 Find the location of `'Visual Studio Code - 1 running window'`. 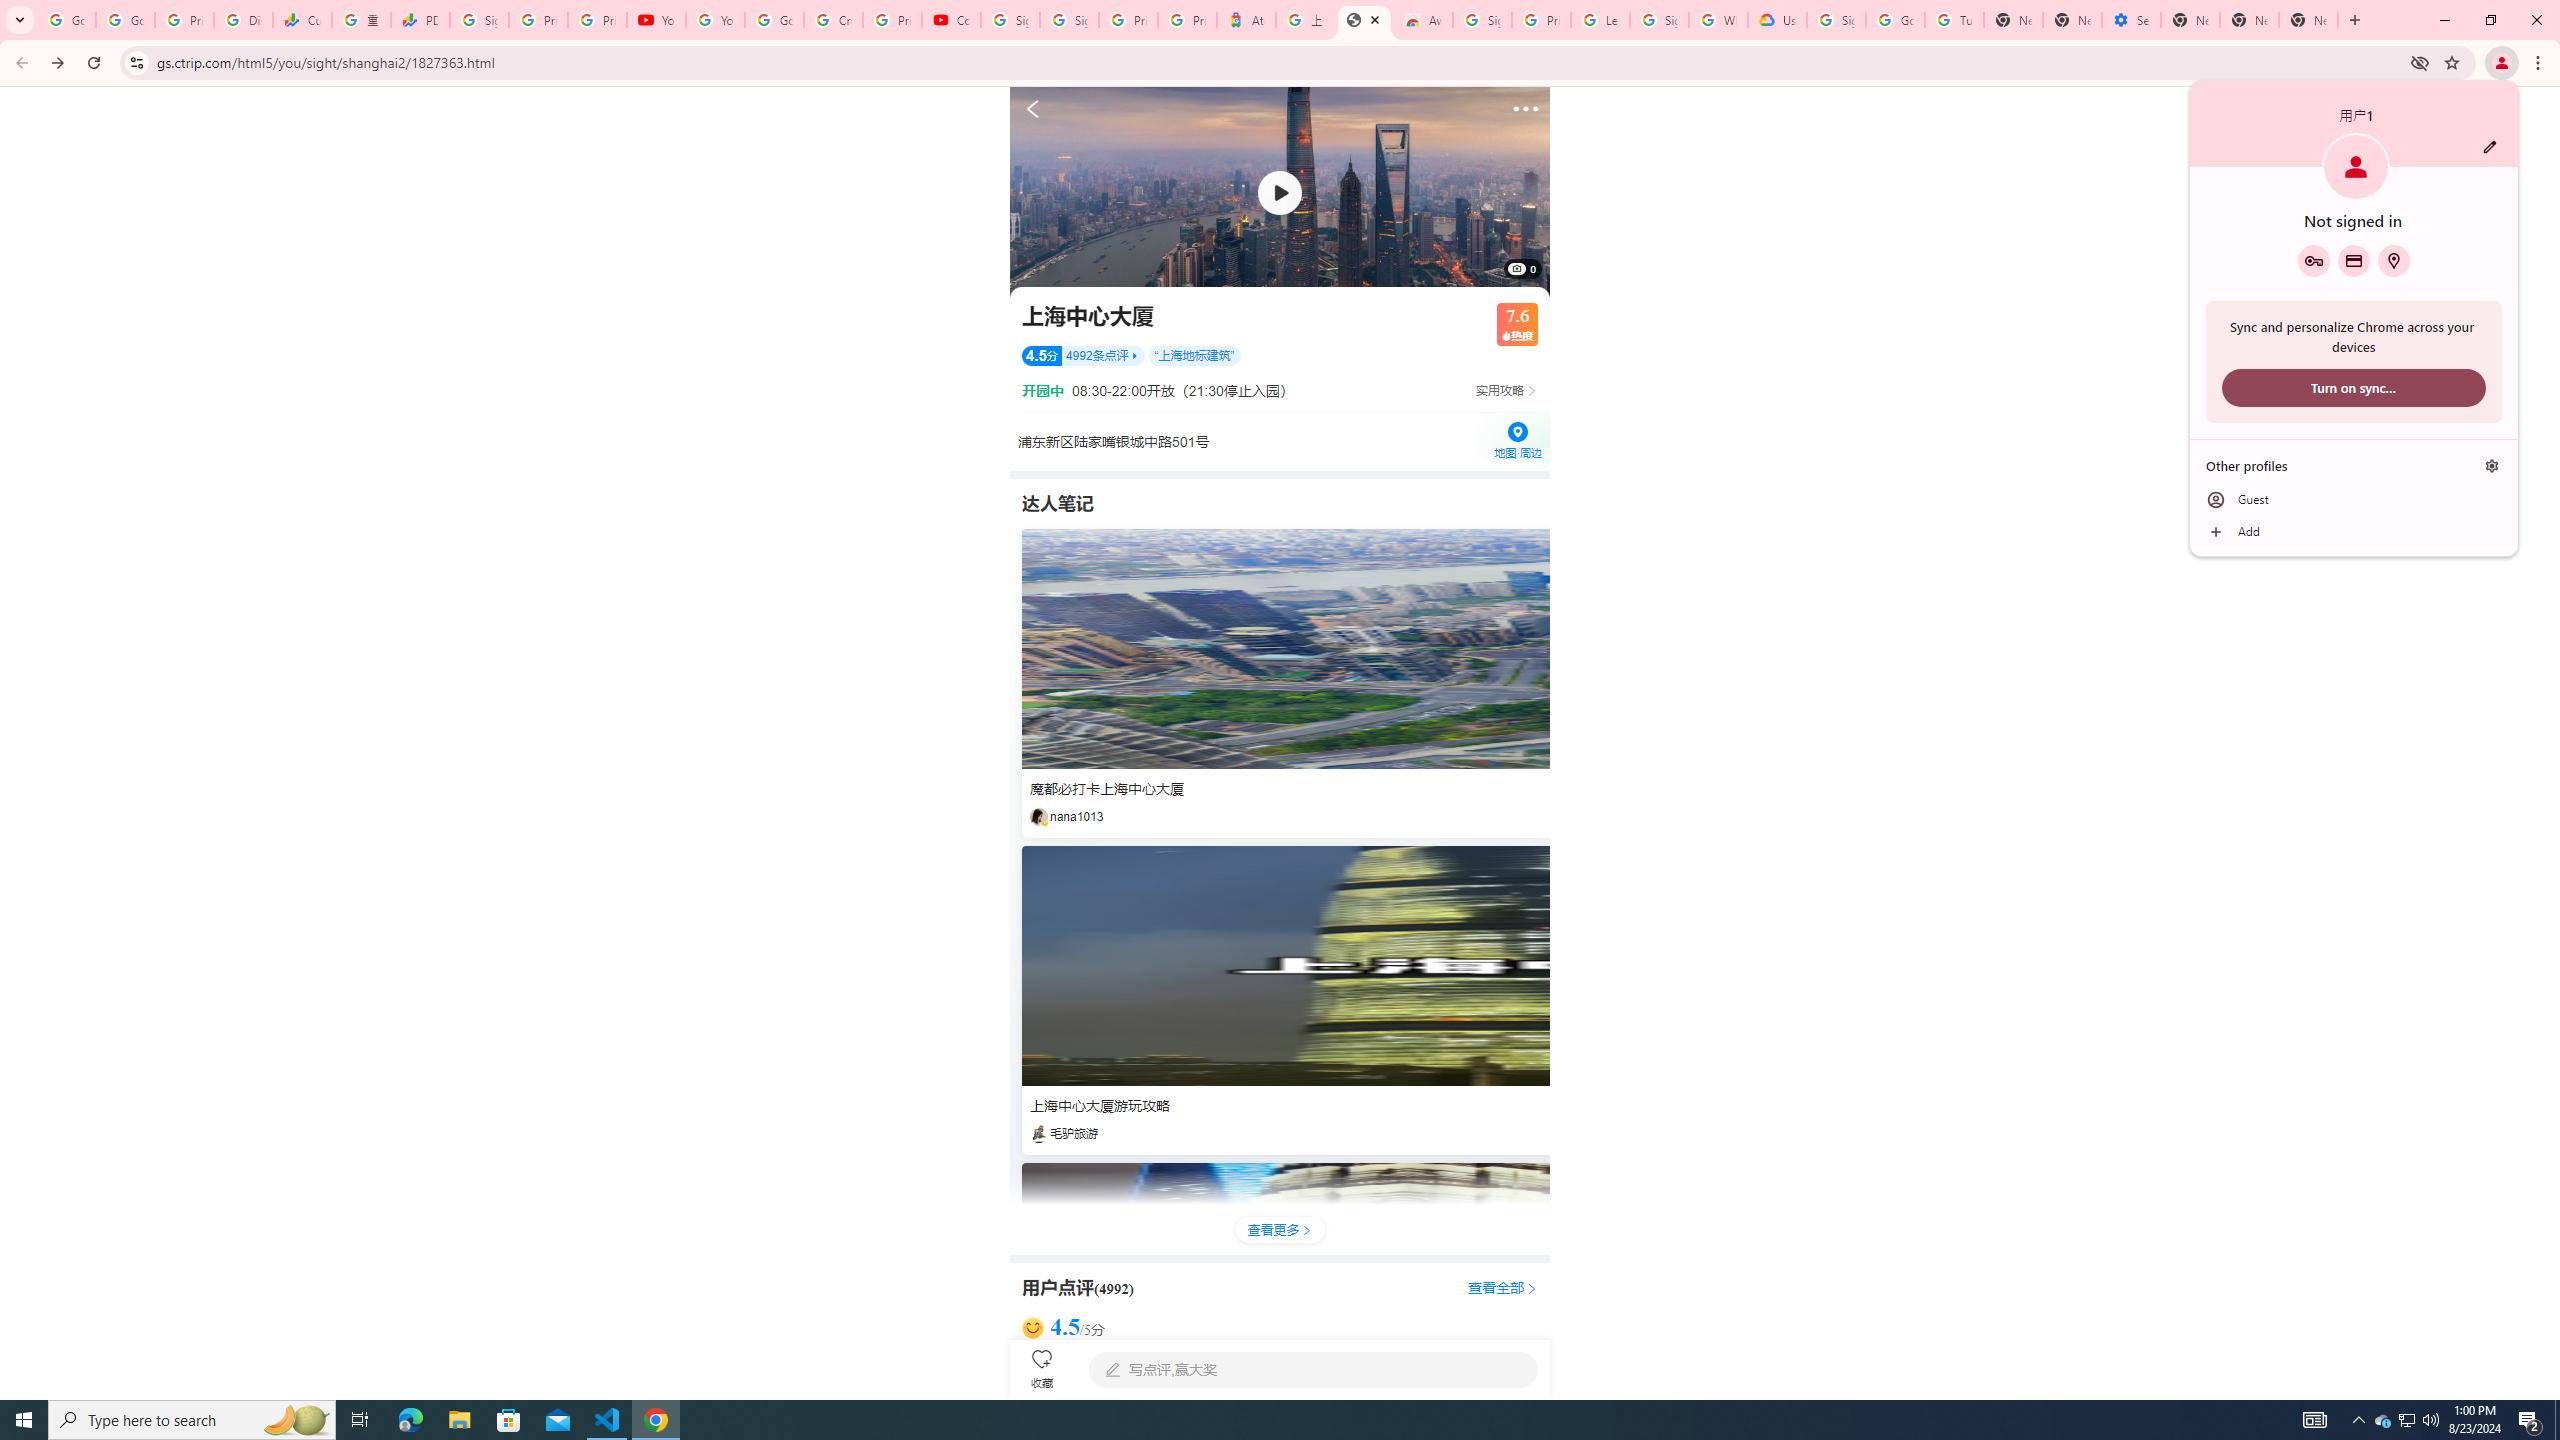

'Visual Studio Code - 1 running window' is located at coordinates (607, 1418).